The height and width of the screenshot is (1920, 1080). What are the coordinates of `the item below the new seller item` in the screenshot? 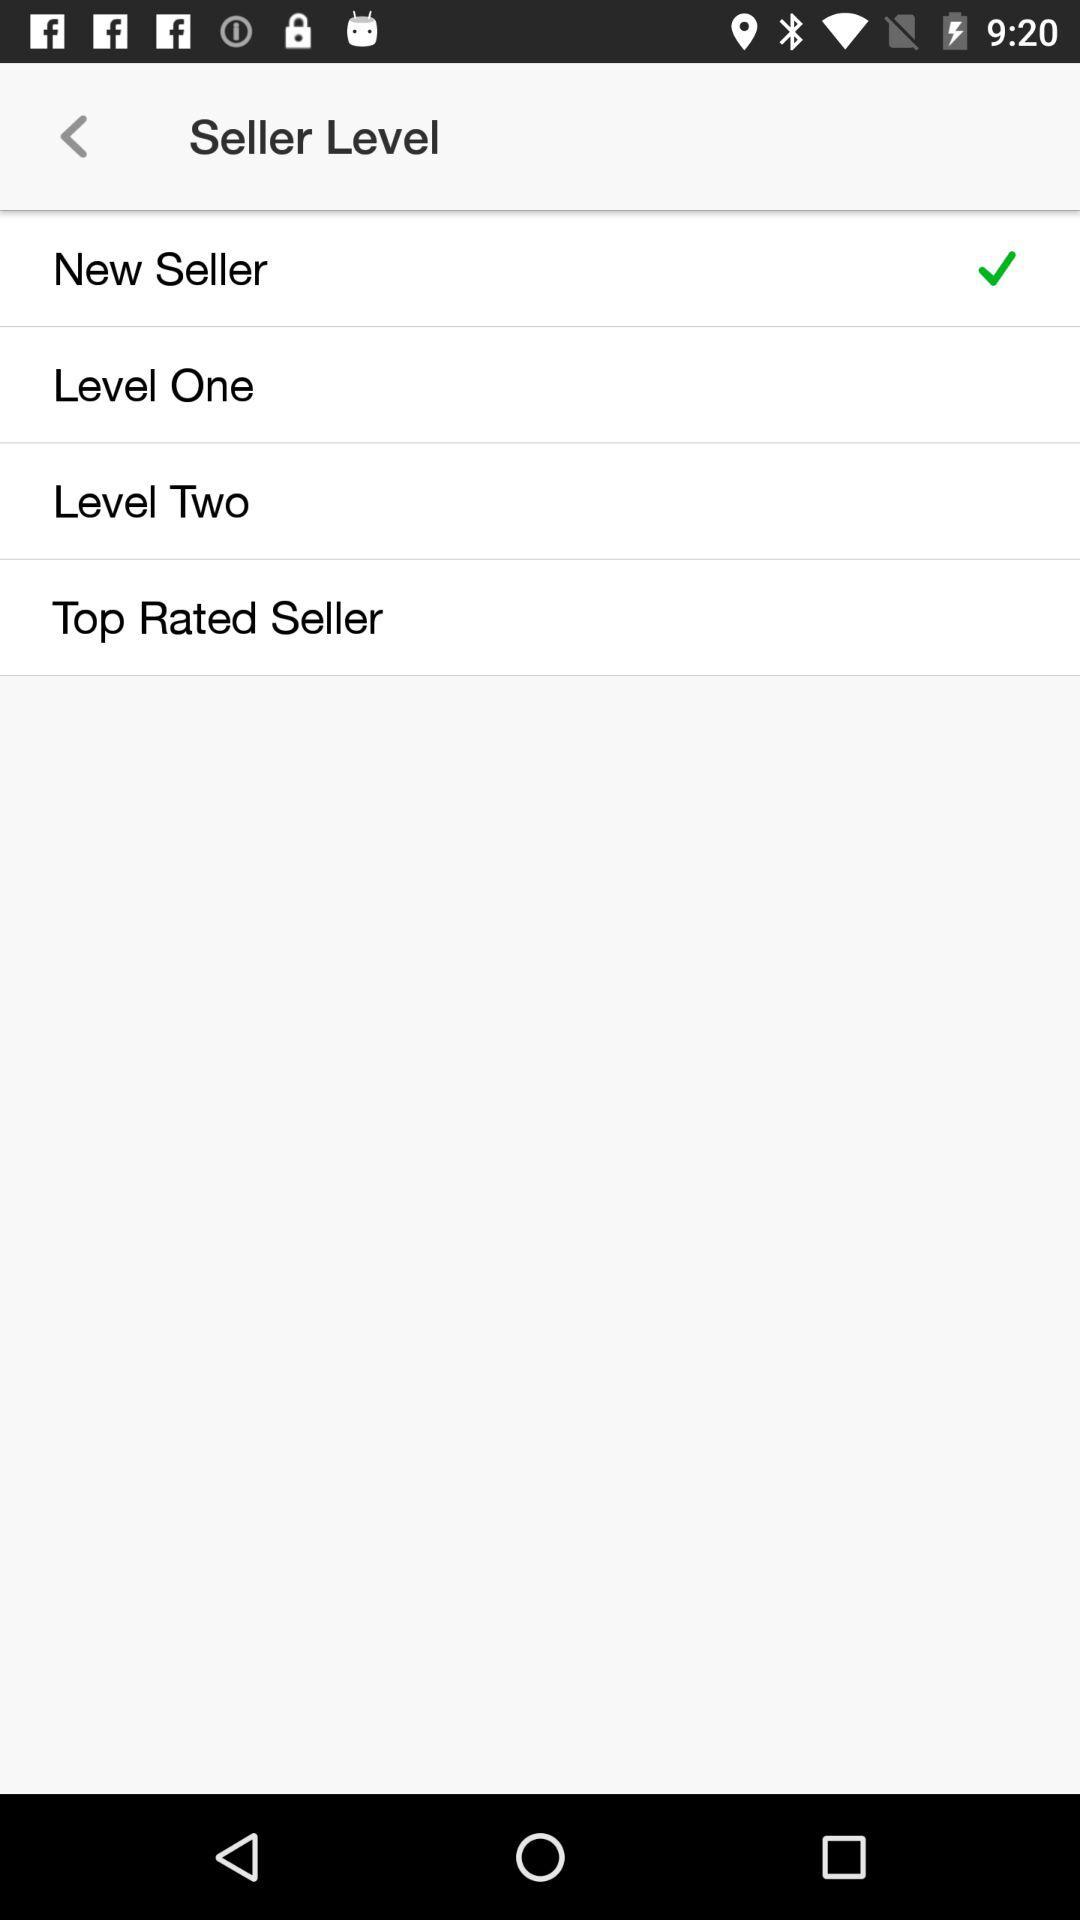 It's located at (472, 384).